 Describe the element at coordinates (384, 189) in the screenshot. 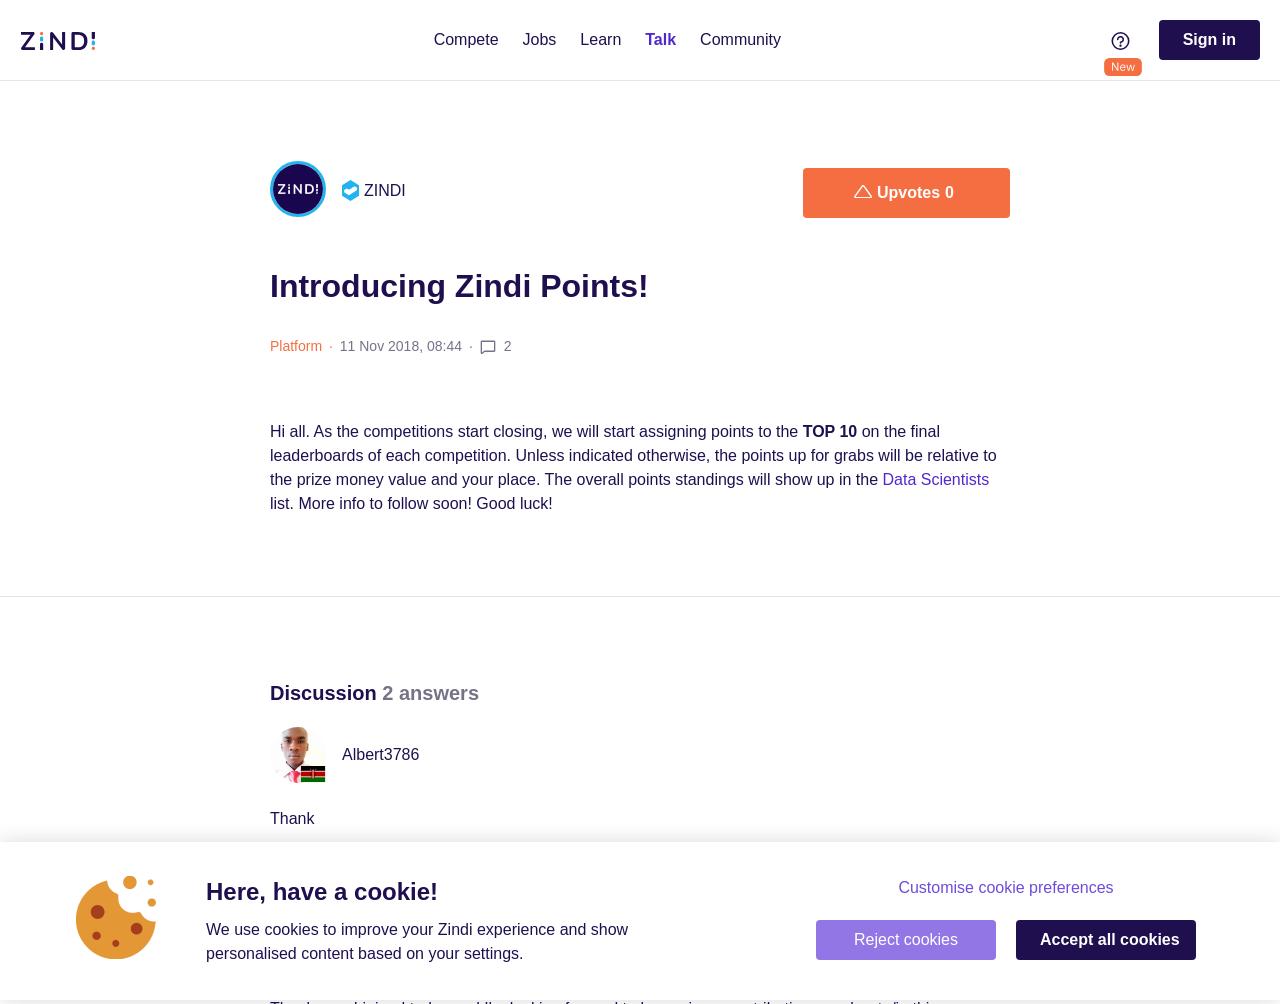

I see `'ZINDI'` at that location.